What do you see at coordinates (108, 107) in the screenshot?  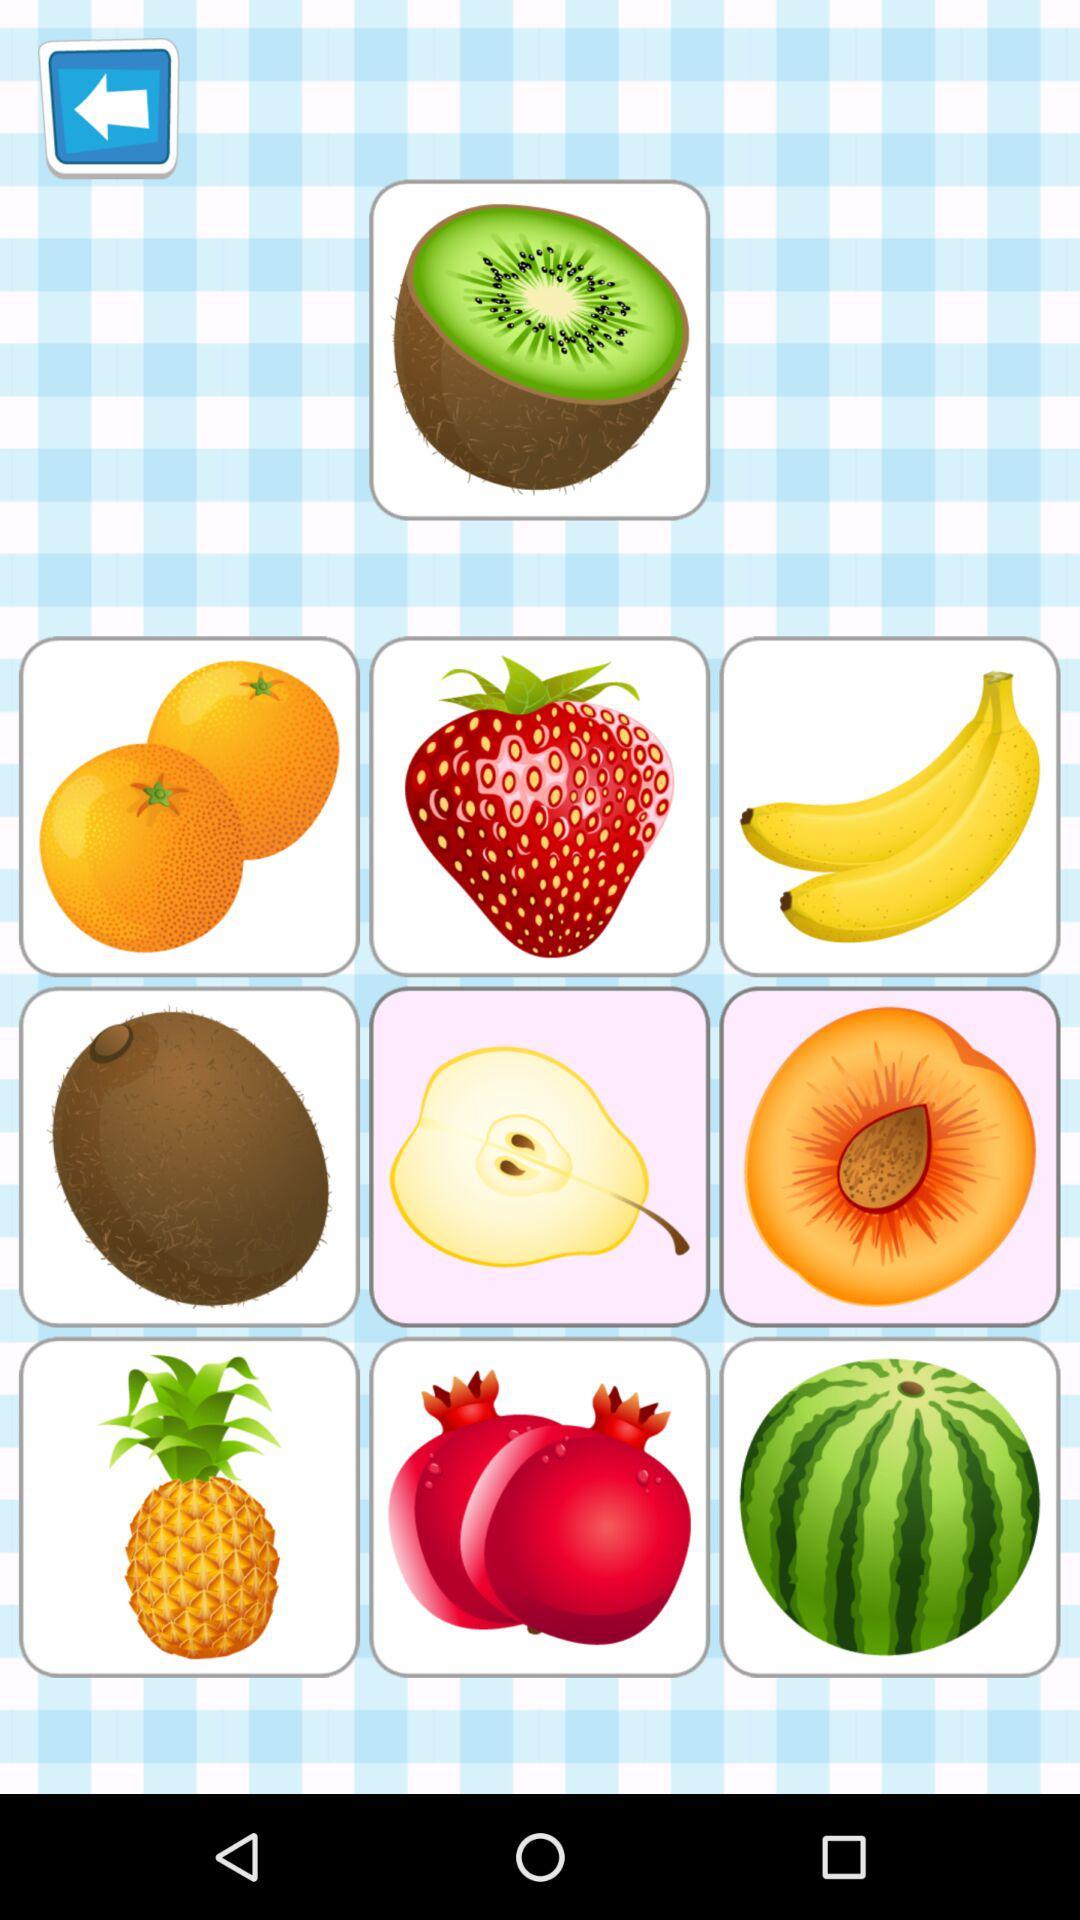 I see `go back` at bounding box center [108, 107].